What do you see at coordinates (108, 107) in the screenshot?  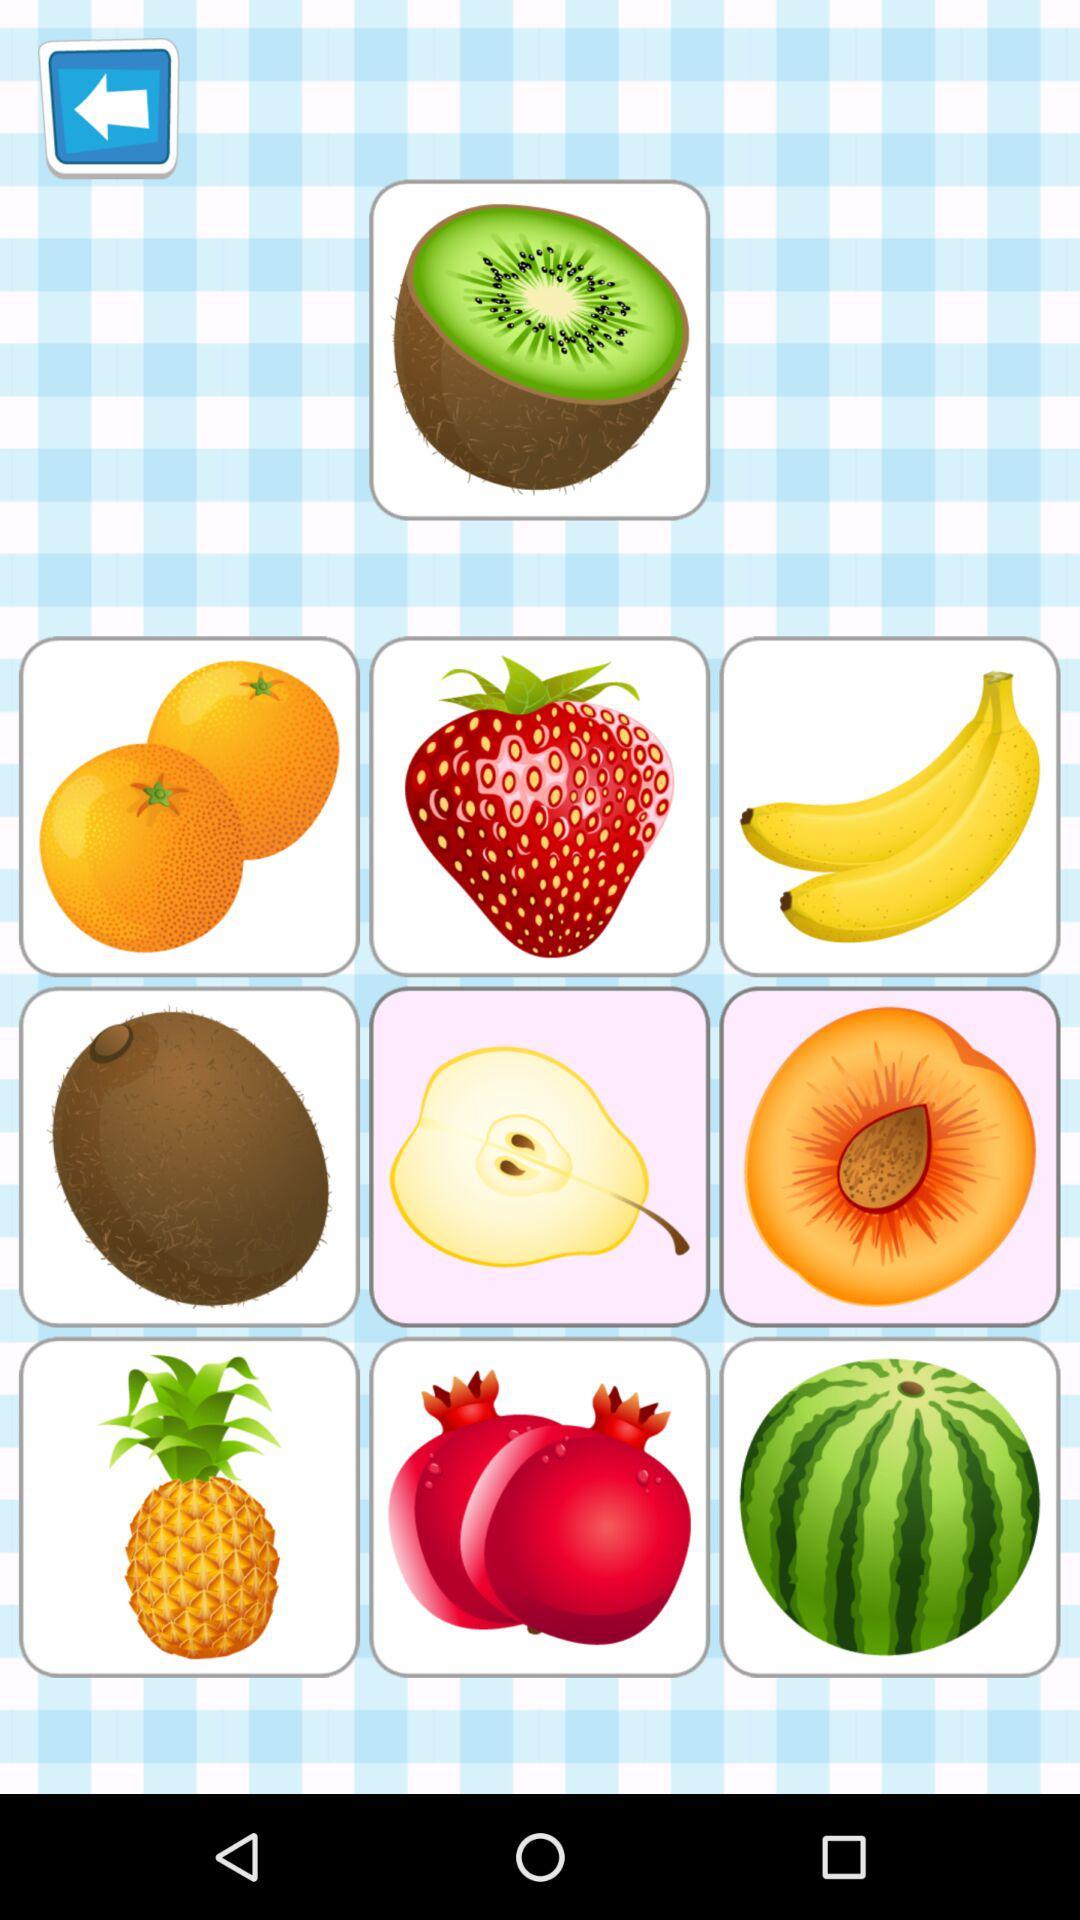 I see `go back` at bounding box center [108, 107].